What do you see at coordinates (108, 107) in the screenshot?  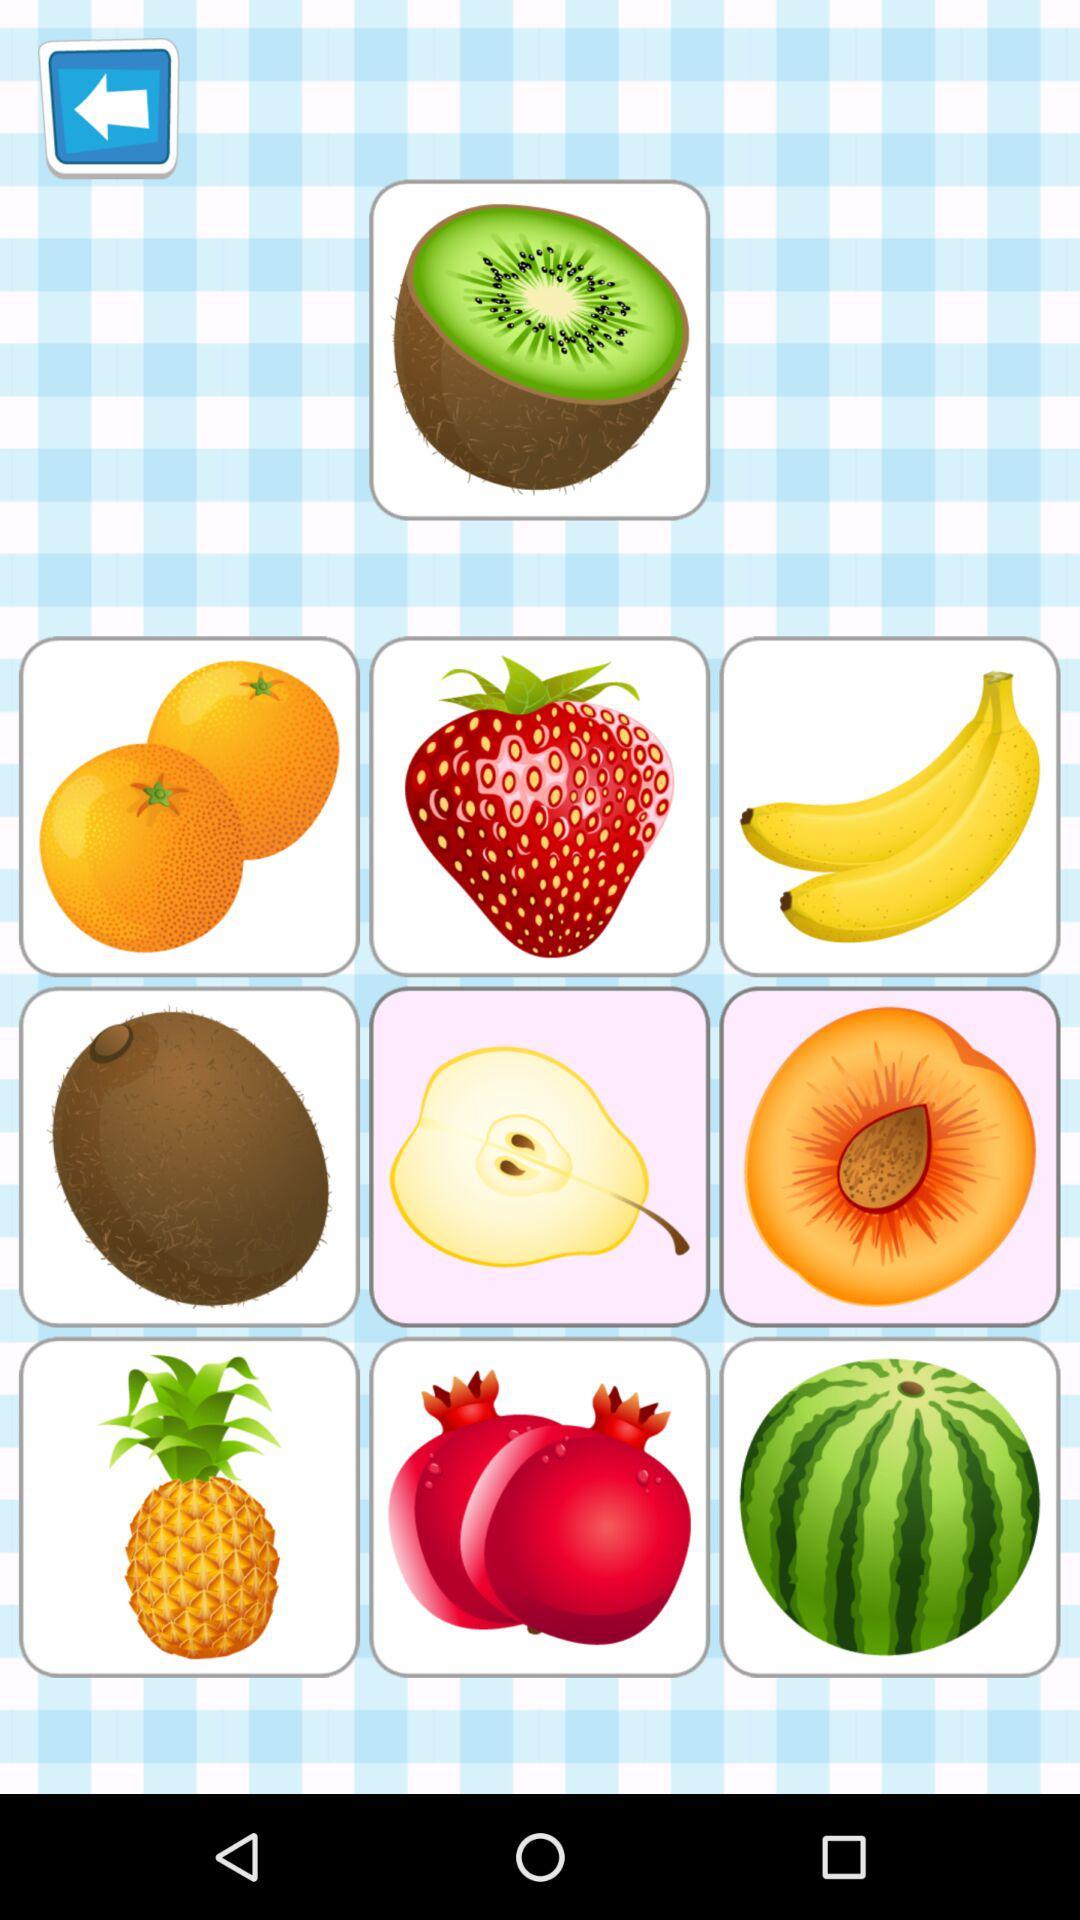 I see `go back` at bounding box center [108, 107].